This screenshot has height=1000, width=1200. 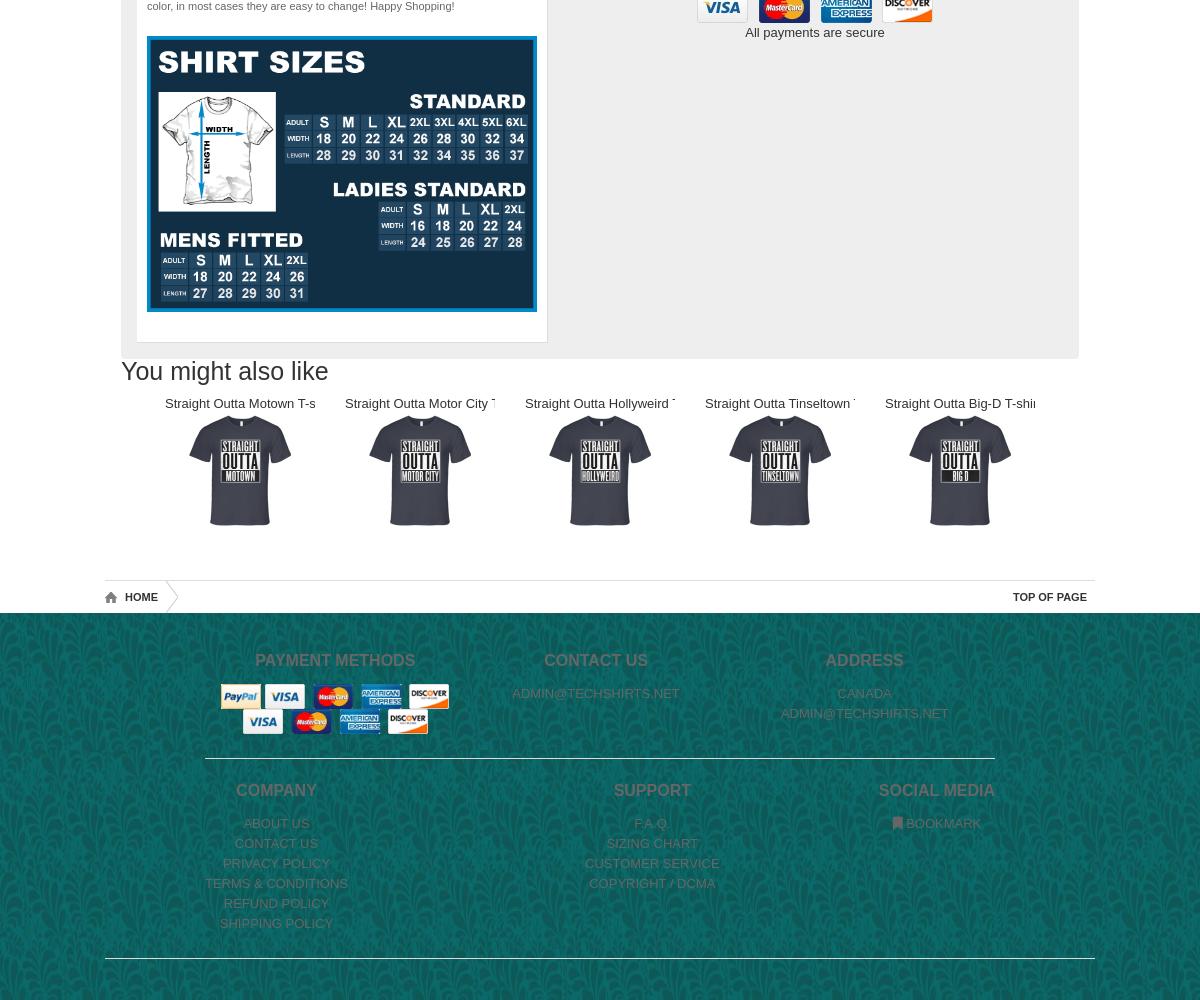 I want to click on 'All payments are secure', so click(x=744, y=32).